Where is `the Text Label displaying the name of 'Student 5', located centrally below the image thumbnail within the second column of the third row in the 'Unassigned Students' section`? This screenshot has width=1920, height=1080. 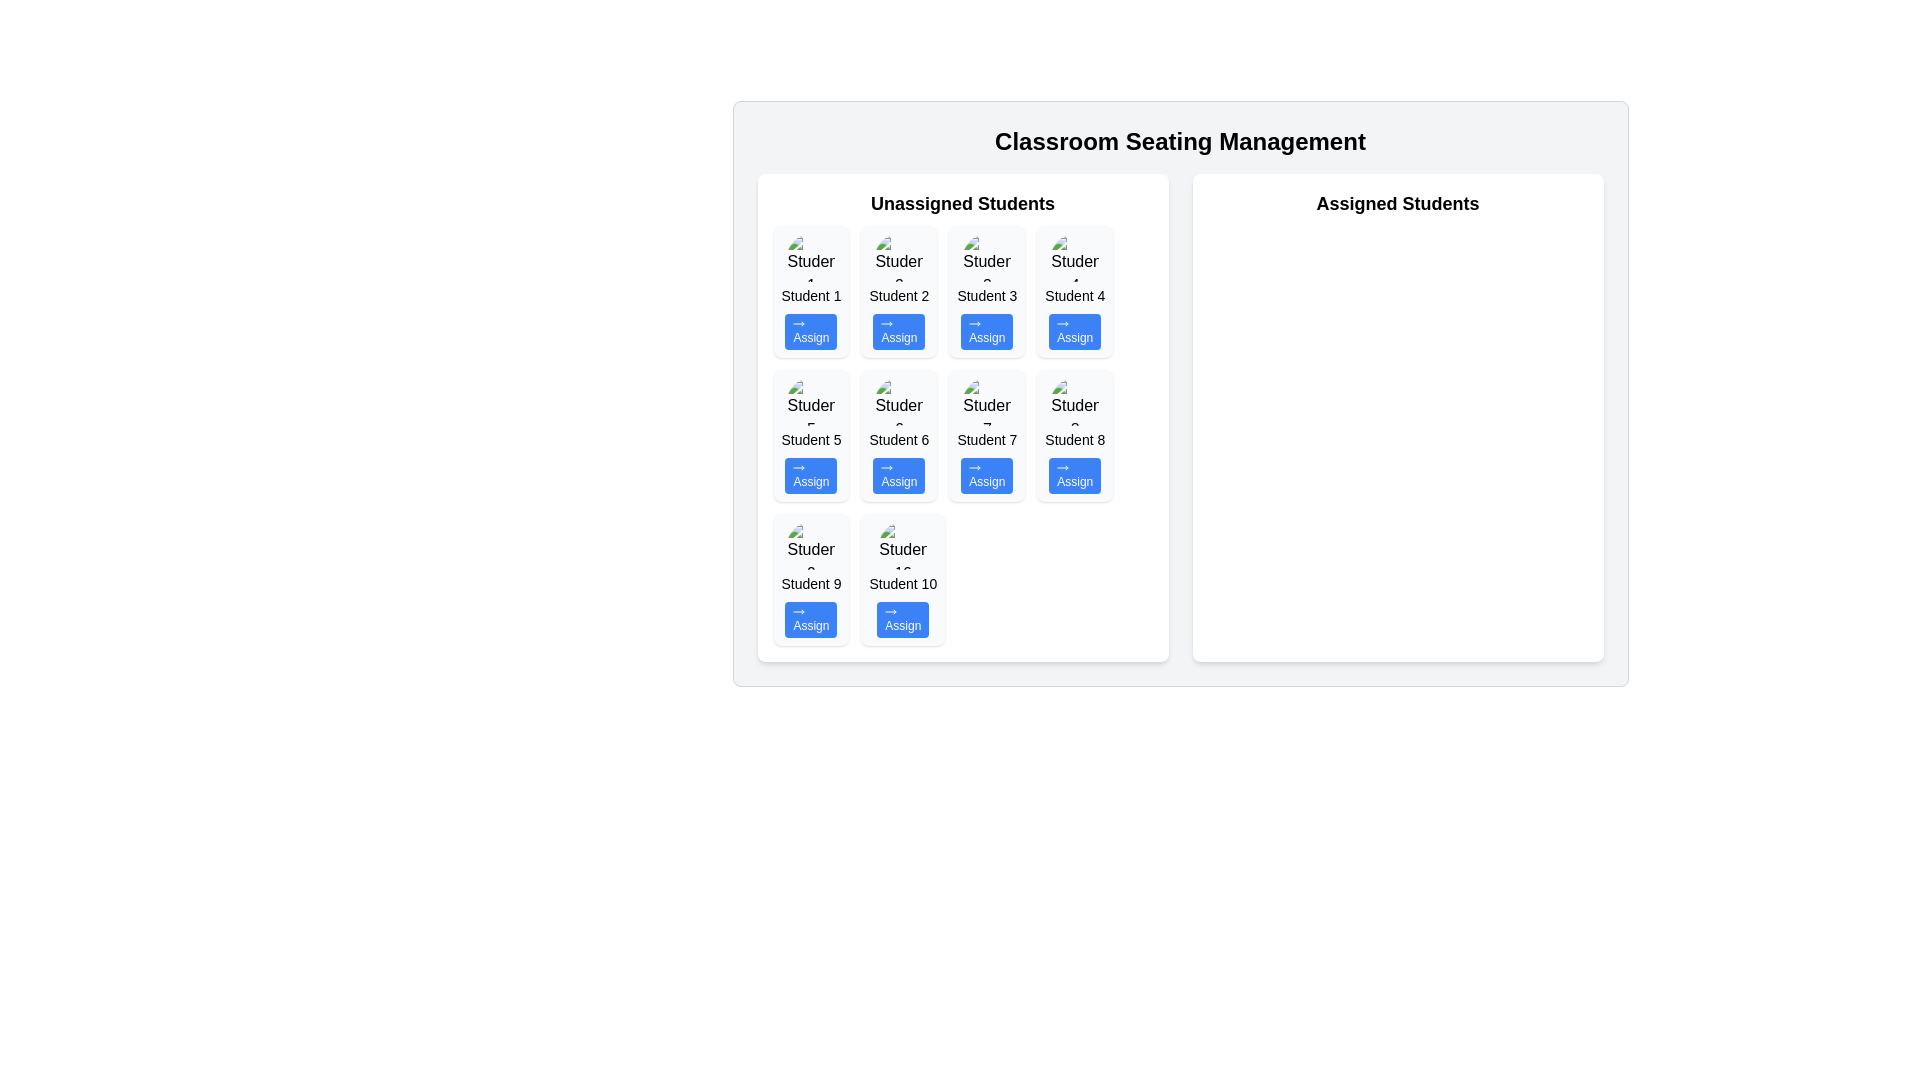
the Text Label displaying the name of 'Student 5', located centrally below the image thumbnail within the second column of the third row in the 'Unassigned Students' section is located at coordinates (811, 438).